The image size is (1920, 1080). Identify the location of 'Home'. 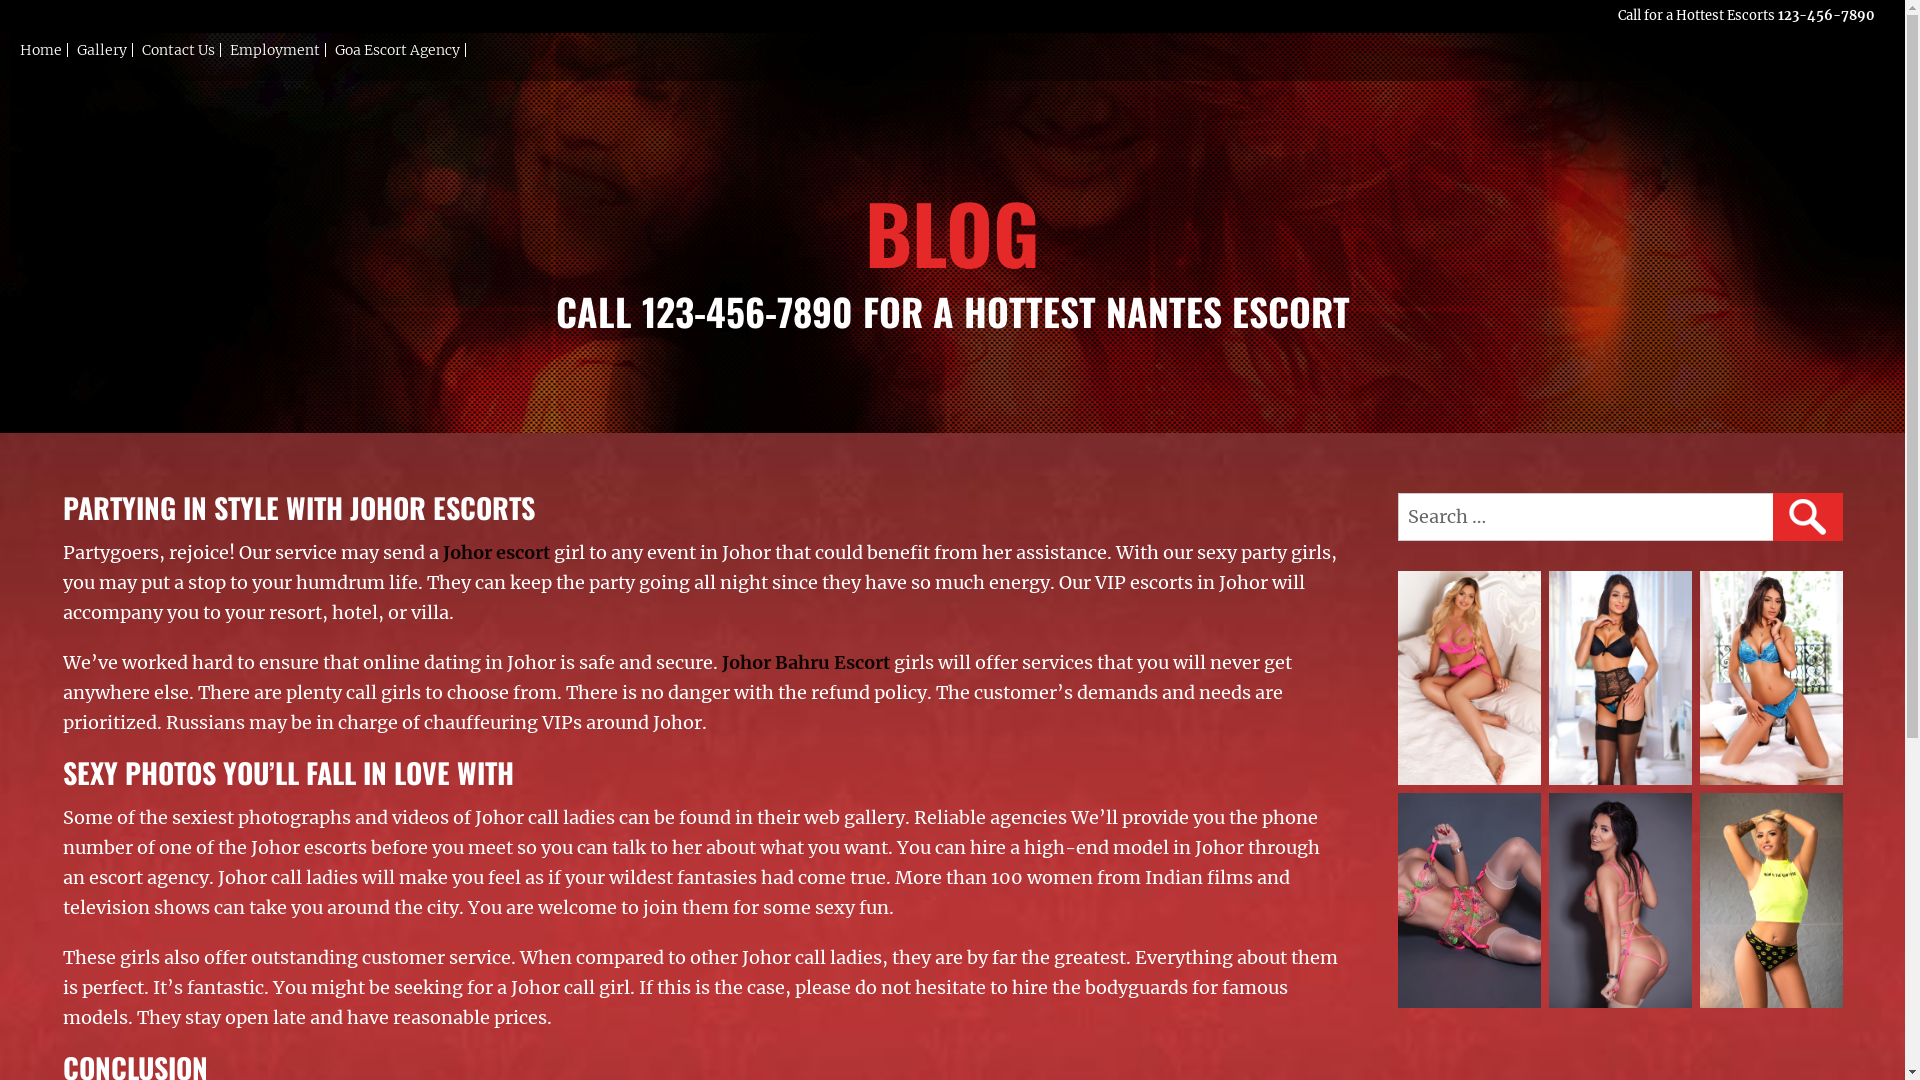
(41, 49).